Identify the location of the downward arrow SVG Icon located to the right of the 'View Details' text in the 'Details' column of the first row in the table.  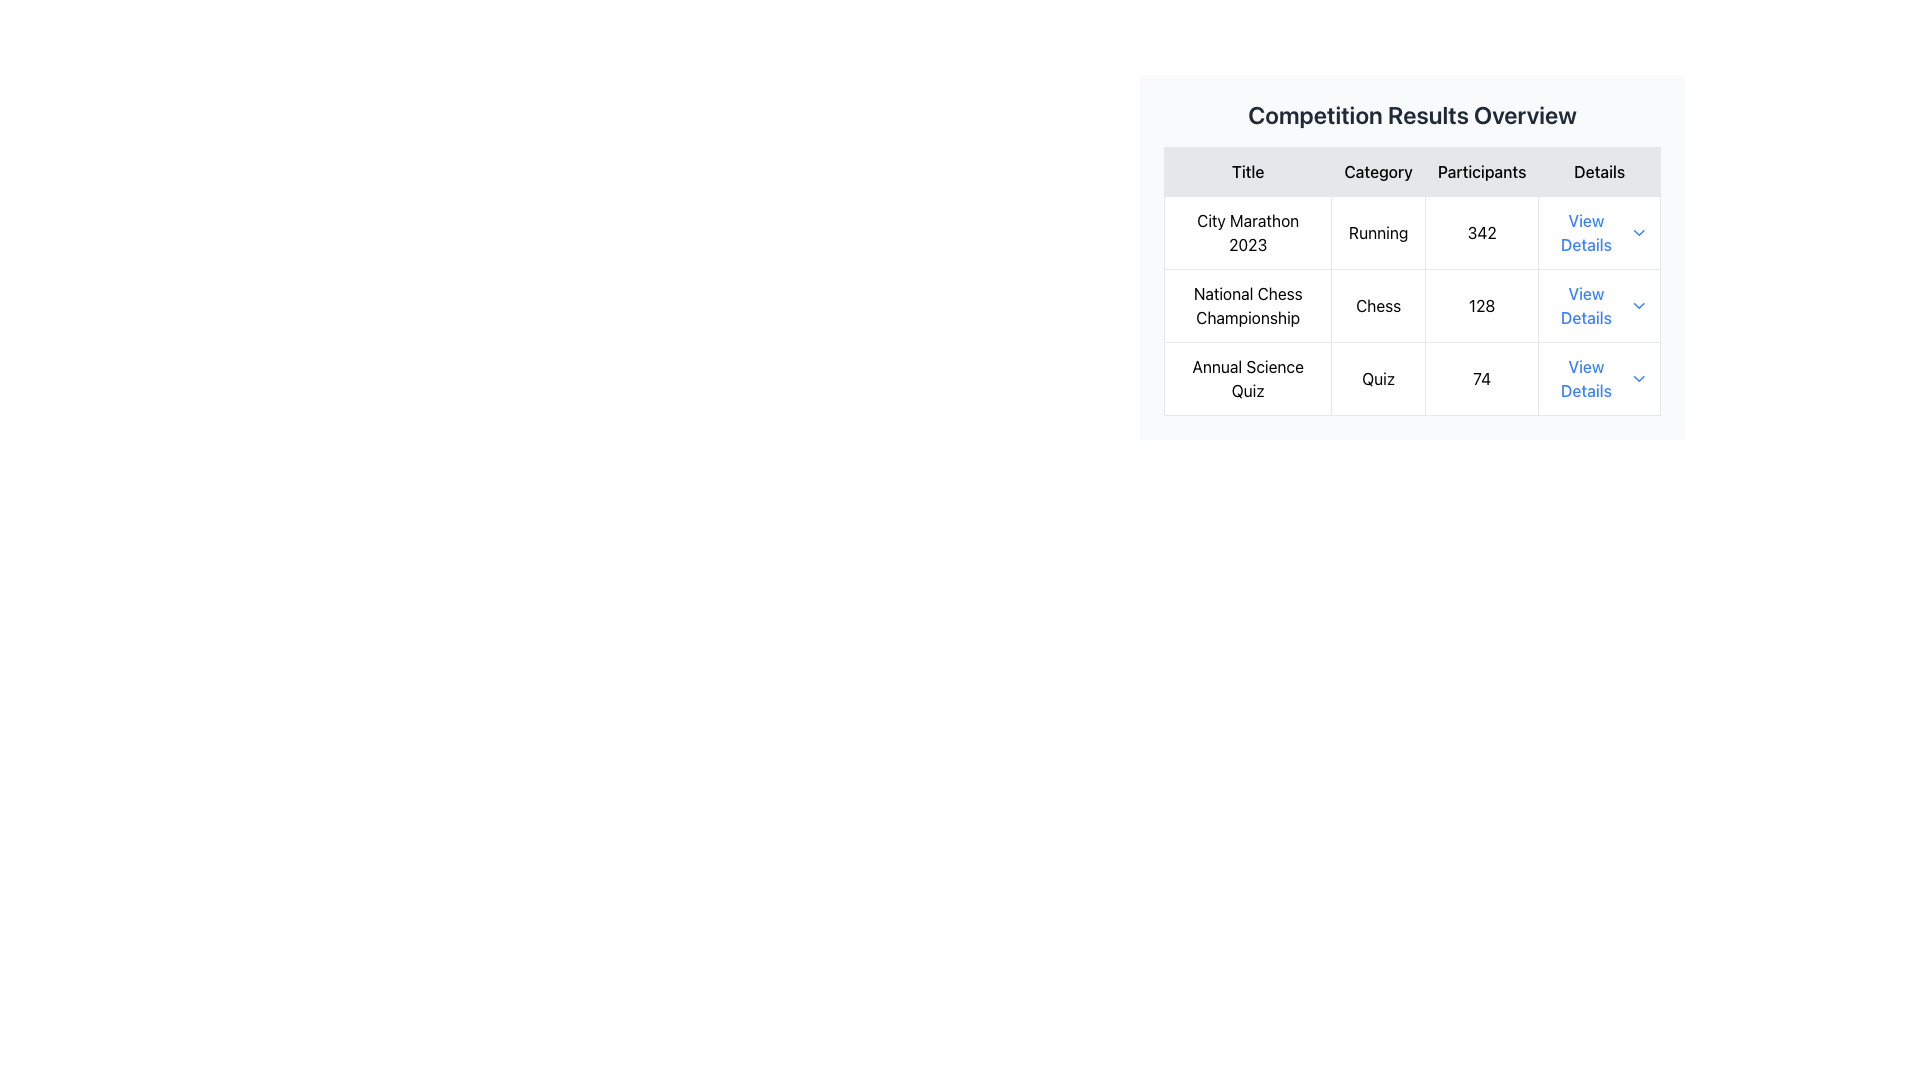
(1638, 231).